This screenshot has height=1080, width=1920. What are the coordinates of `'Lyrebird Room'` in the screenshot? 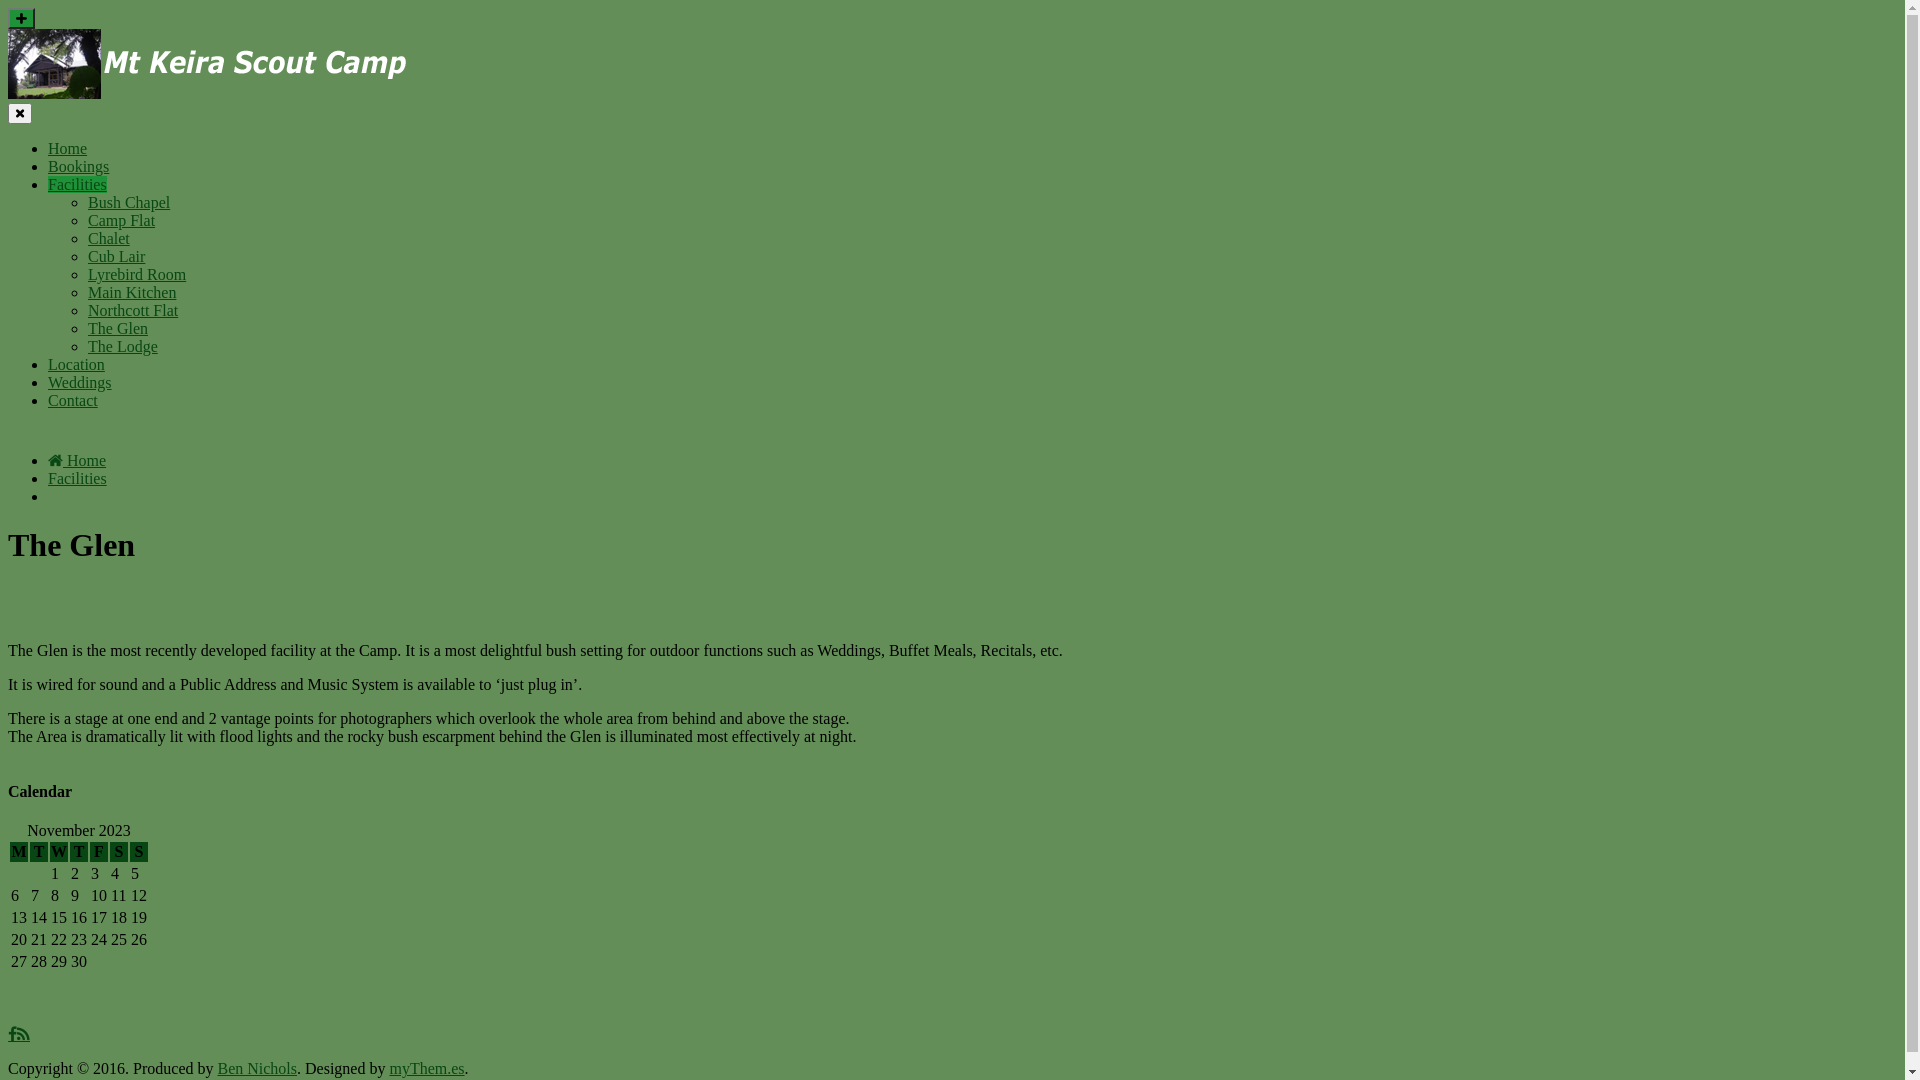 It's located at (136, 274).